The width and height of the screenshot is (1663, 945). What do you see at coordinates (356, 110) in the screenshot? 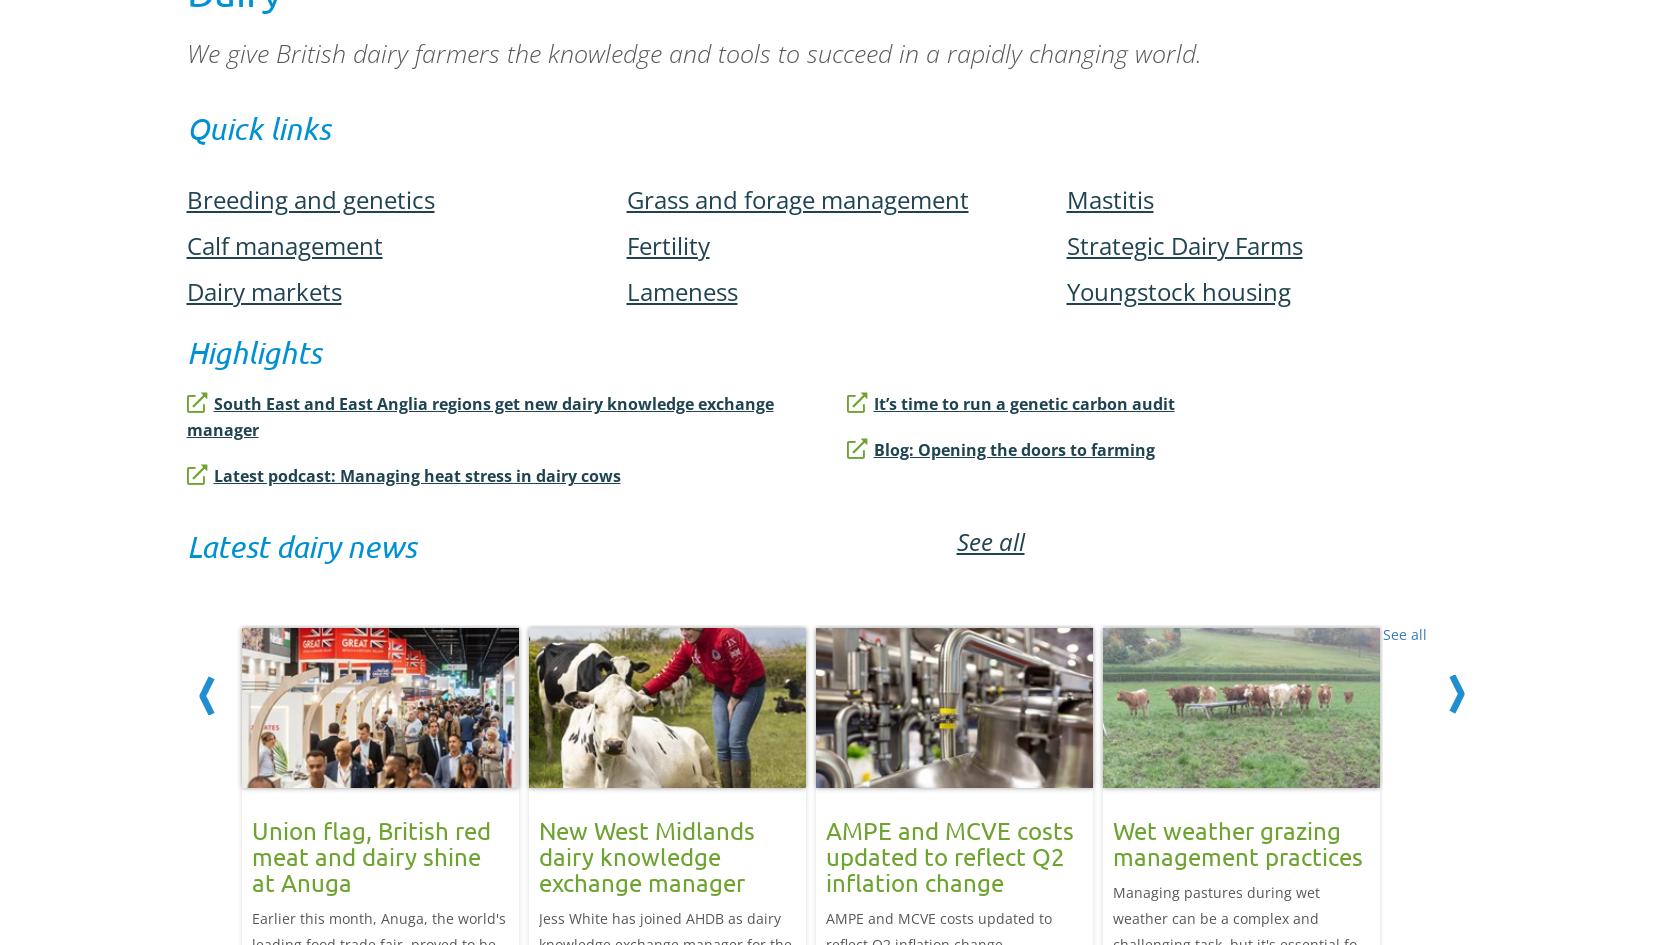
I see `'Follow us on social media:'` at bounding box center [356, 110].